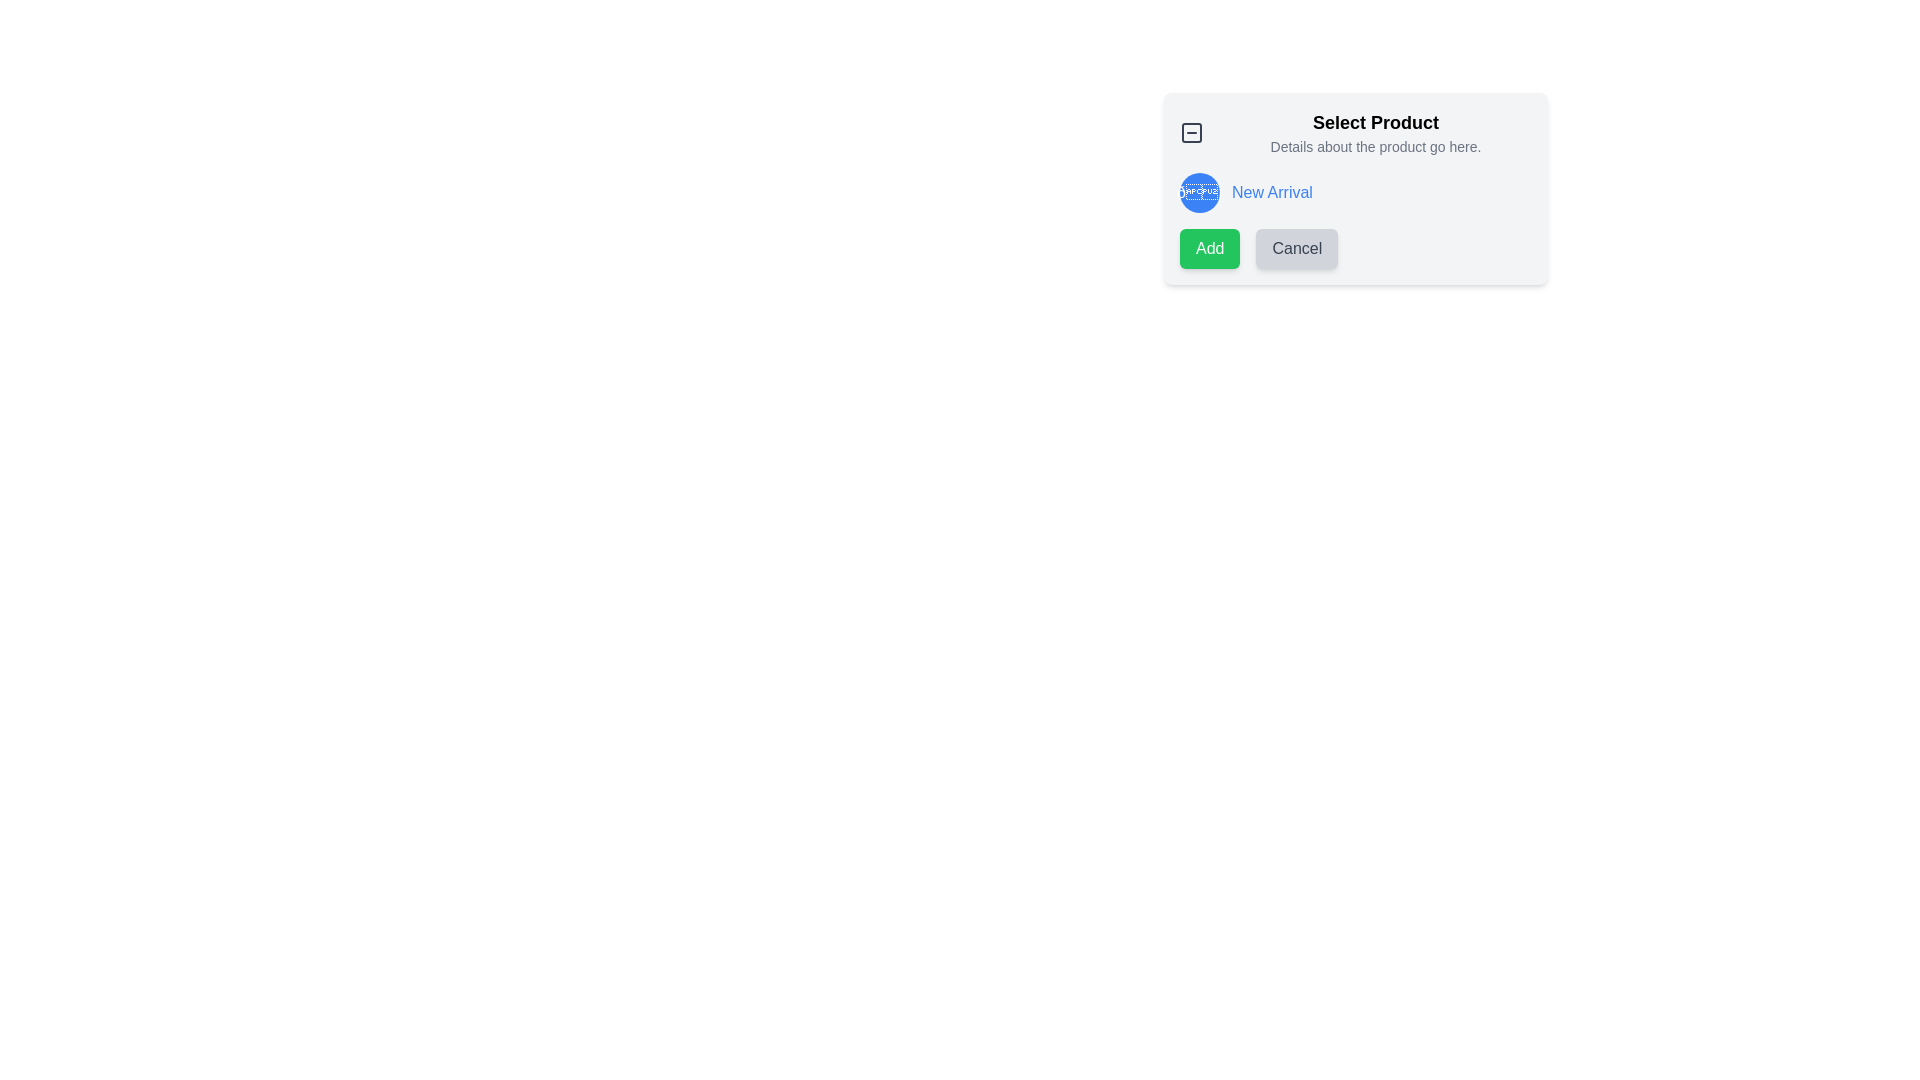 The image size is (1920, 1080). Describe the element at coordinates (1191, 132) in the screenshot. I see `the icon button located to the left of the 'Select Product' title text in the popup dialog` at that location.